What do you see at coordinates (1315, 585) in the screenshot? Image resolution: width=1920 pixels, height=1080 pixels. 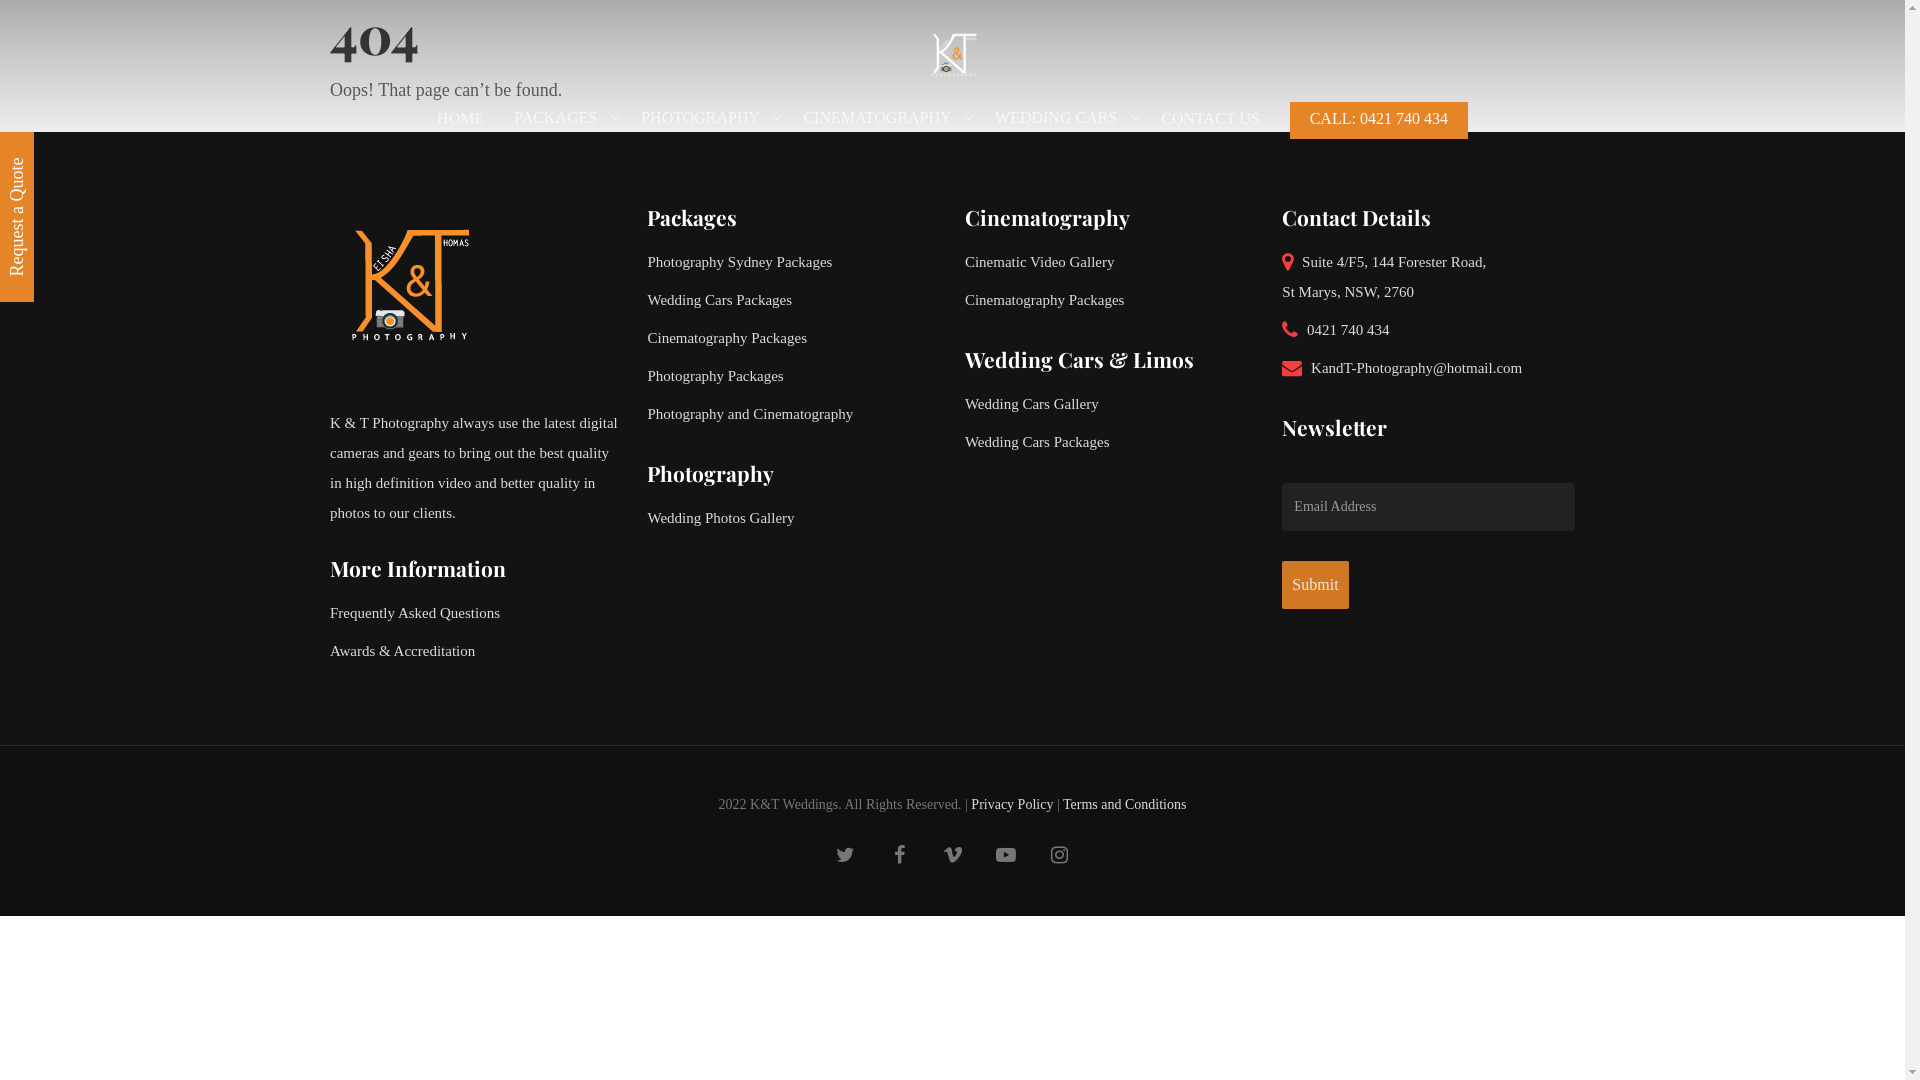 I see `'Submit'` at bounding box center [1315, 585].